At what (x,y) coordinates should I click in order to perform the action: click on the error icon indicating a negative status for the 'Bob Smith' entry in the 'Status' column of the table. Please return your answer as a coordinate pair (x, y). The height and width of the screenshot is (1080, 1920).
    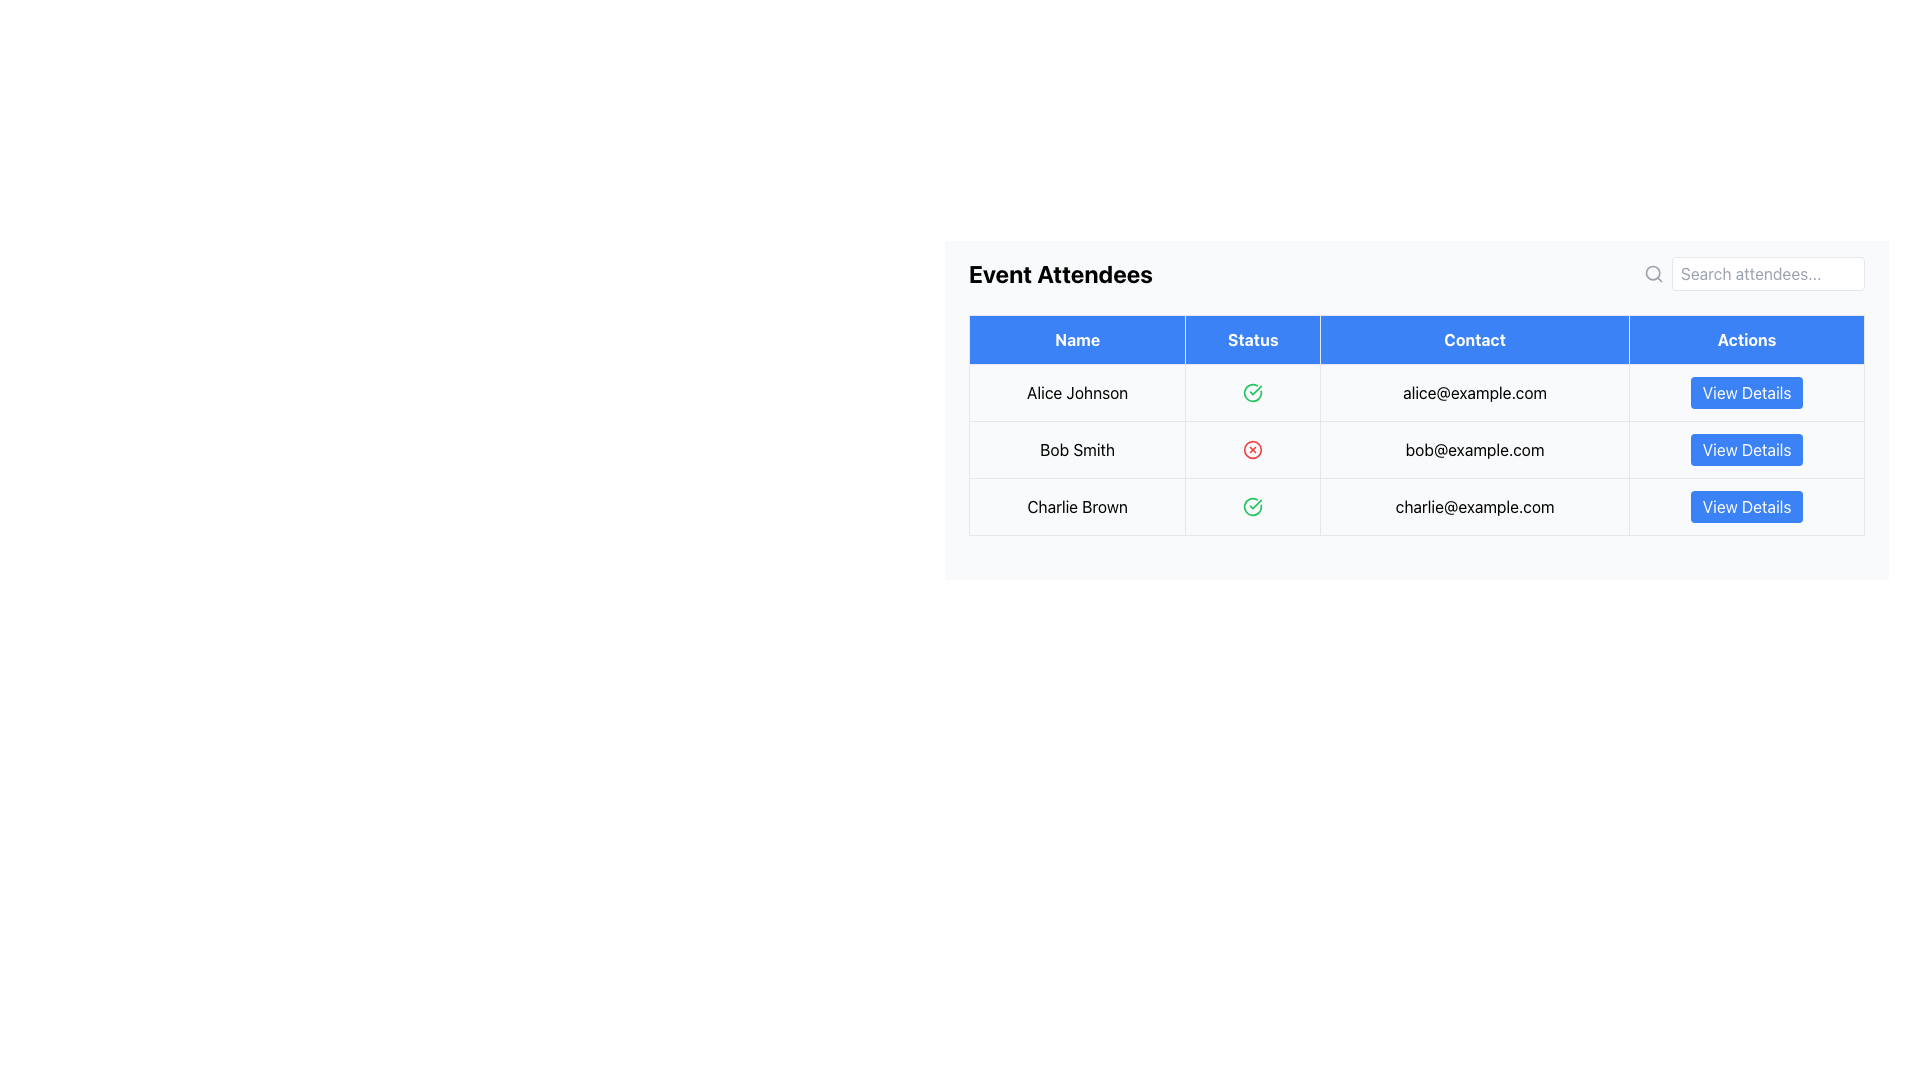
    Looking at the image, I should click on (1252, 450).